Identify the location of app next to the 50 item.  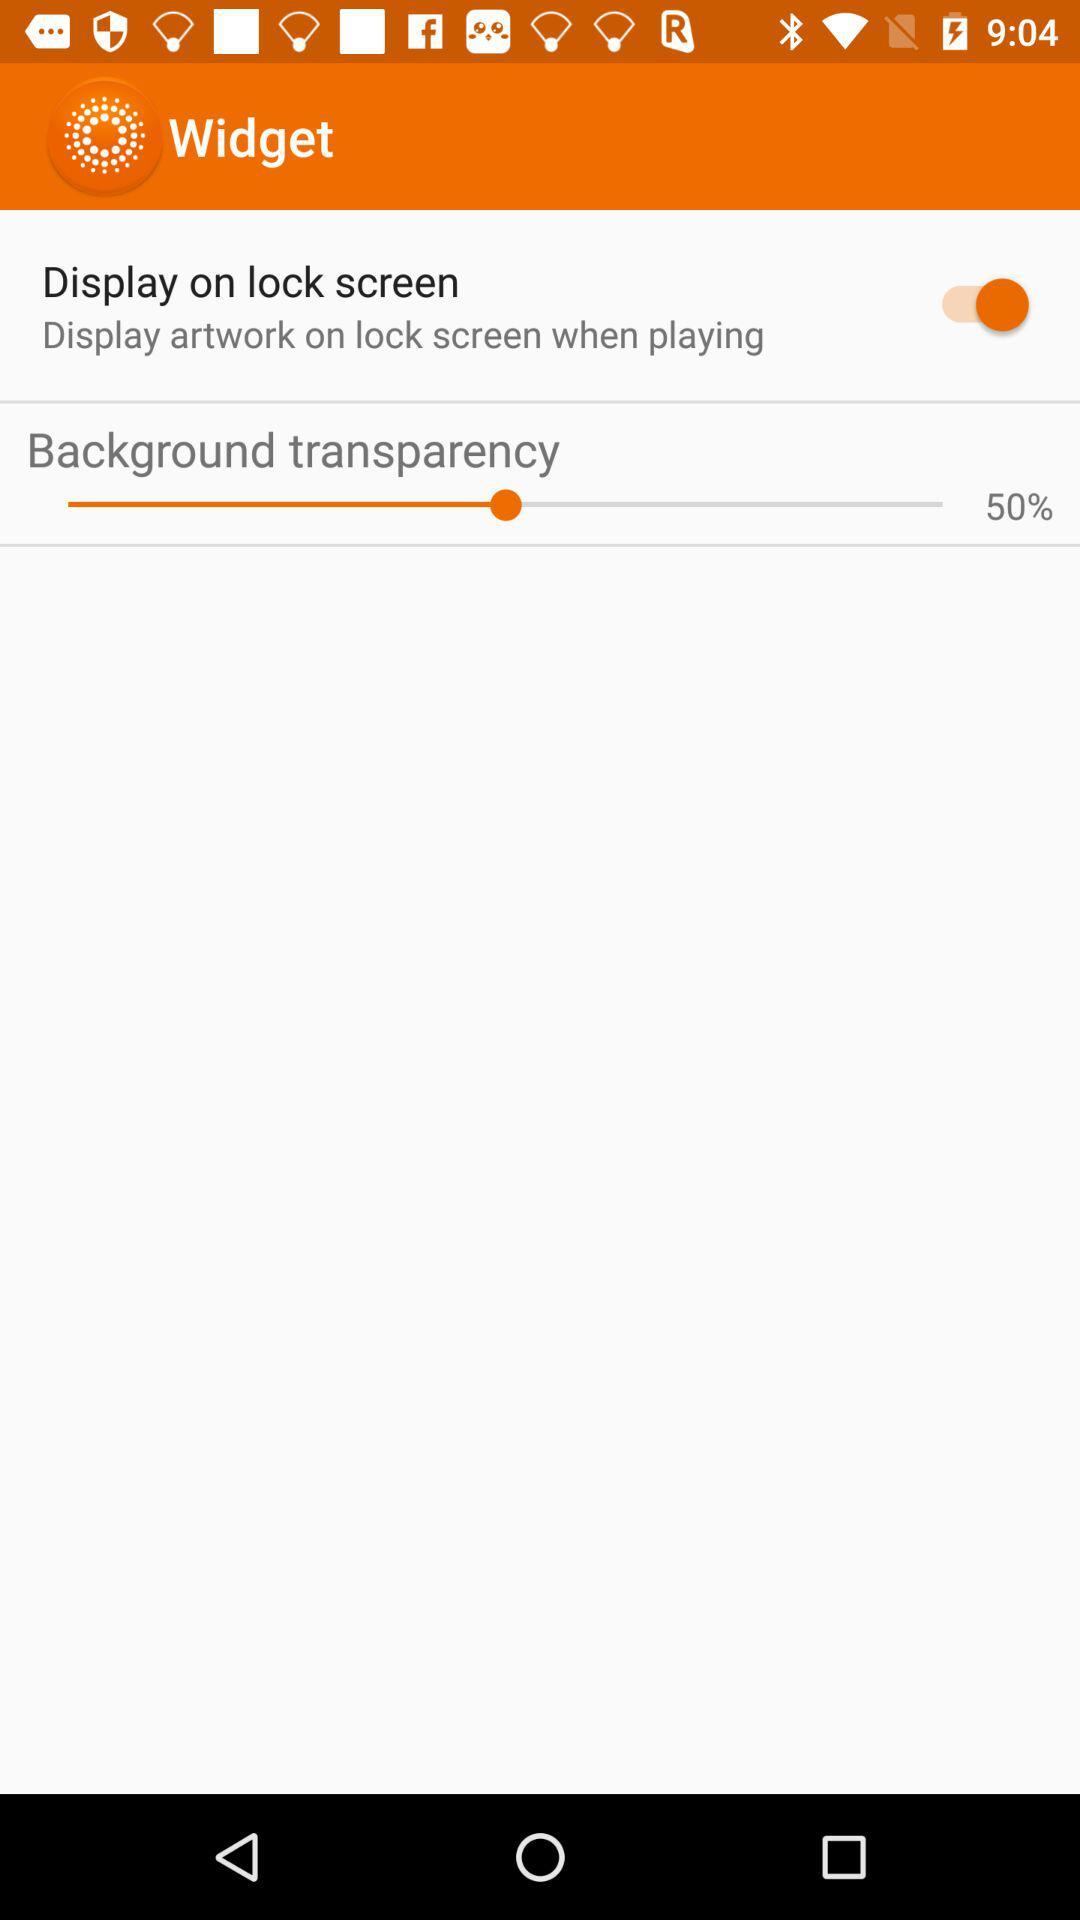
(1039, 505).